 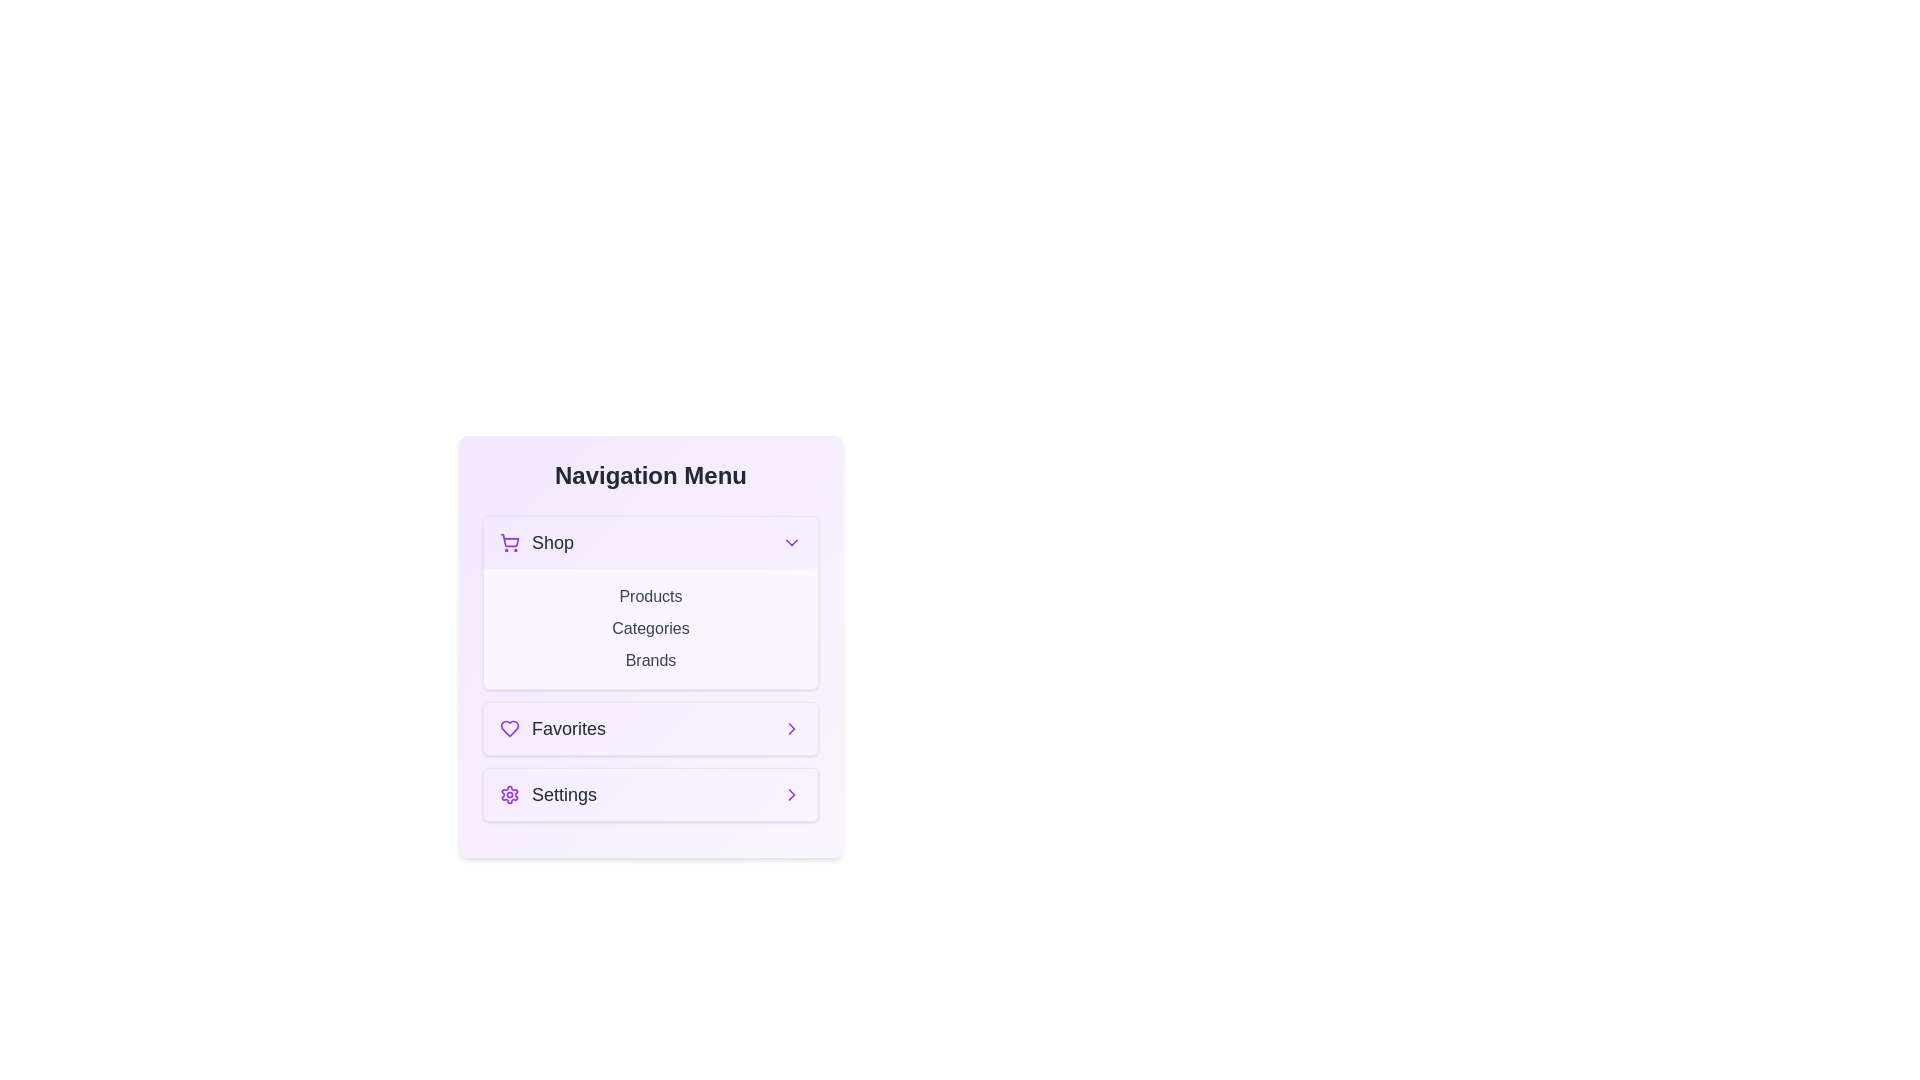 I want to click on the 'Shop' dropdown menu in the navigation menu, so click(x=651, y=601).